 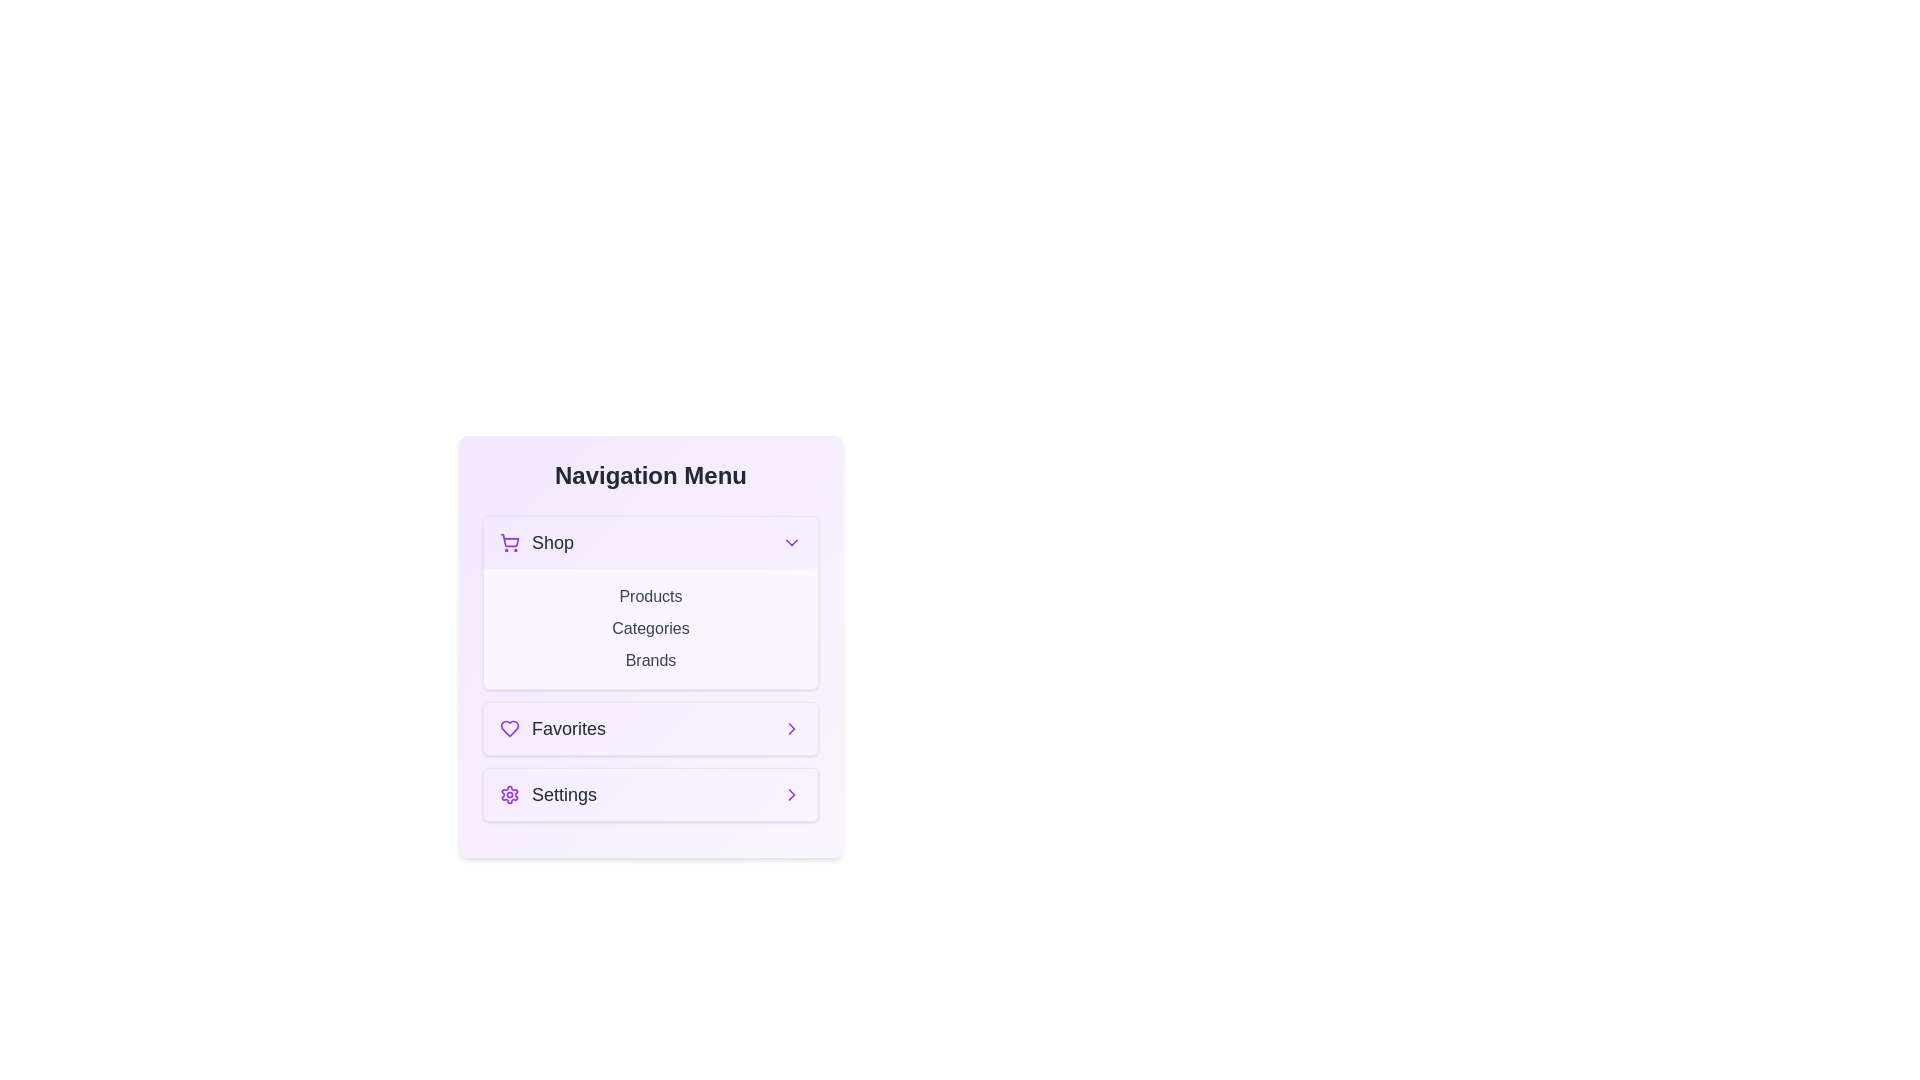 I want to click on the 'Shop' dropdown menu in the navigation menu, so click(x=651, y=601).